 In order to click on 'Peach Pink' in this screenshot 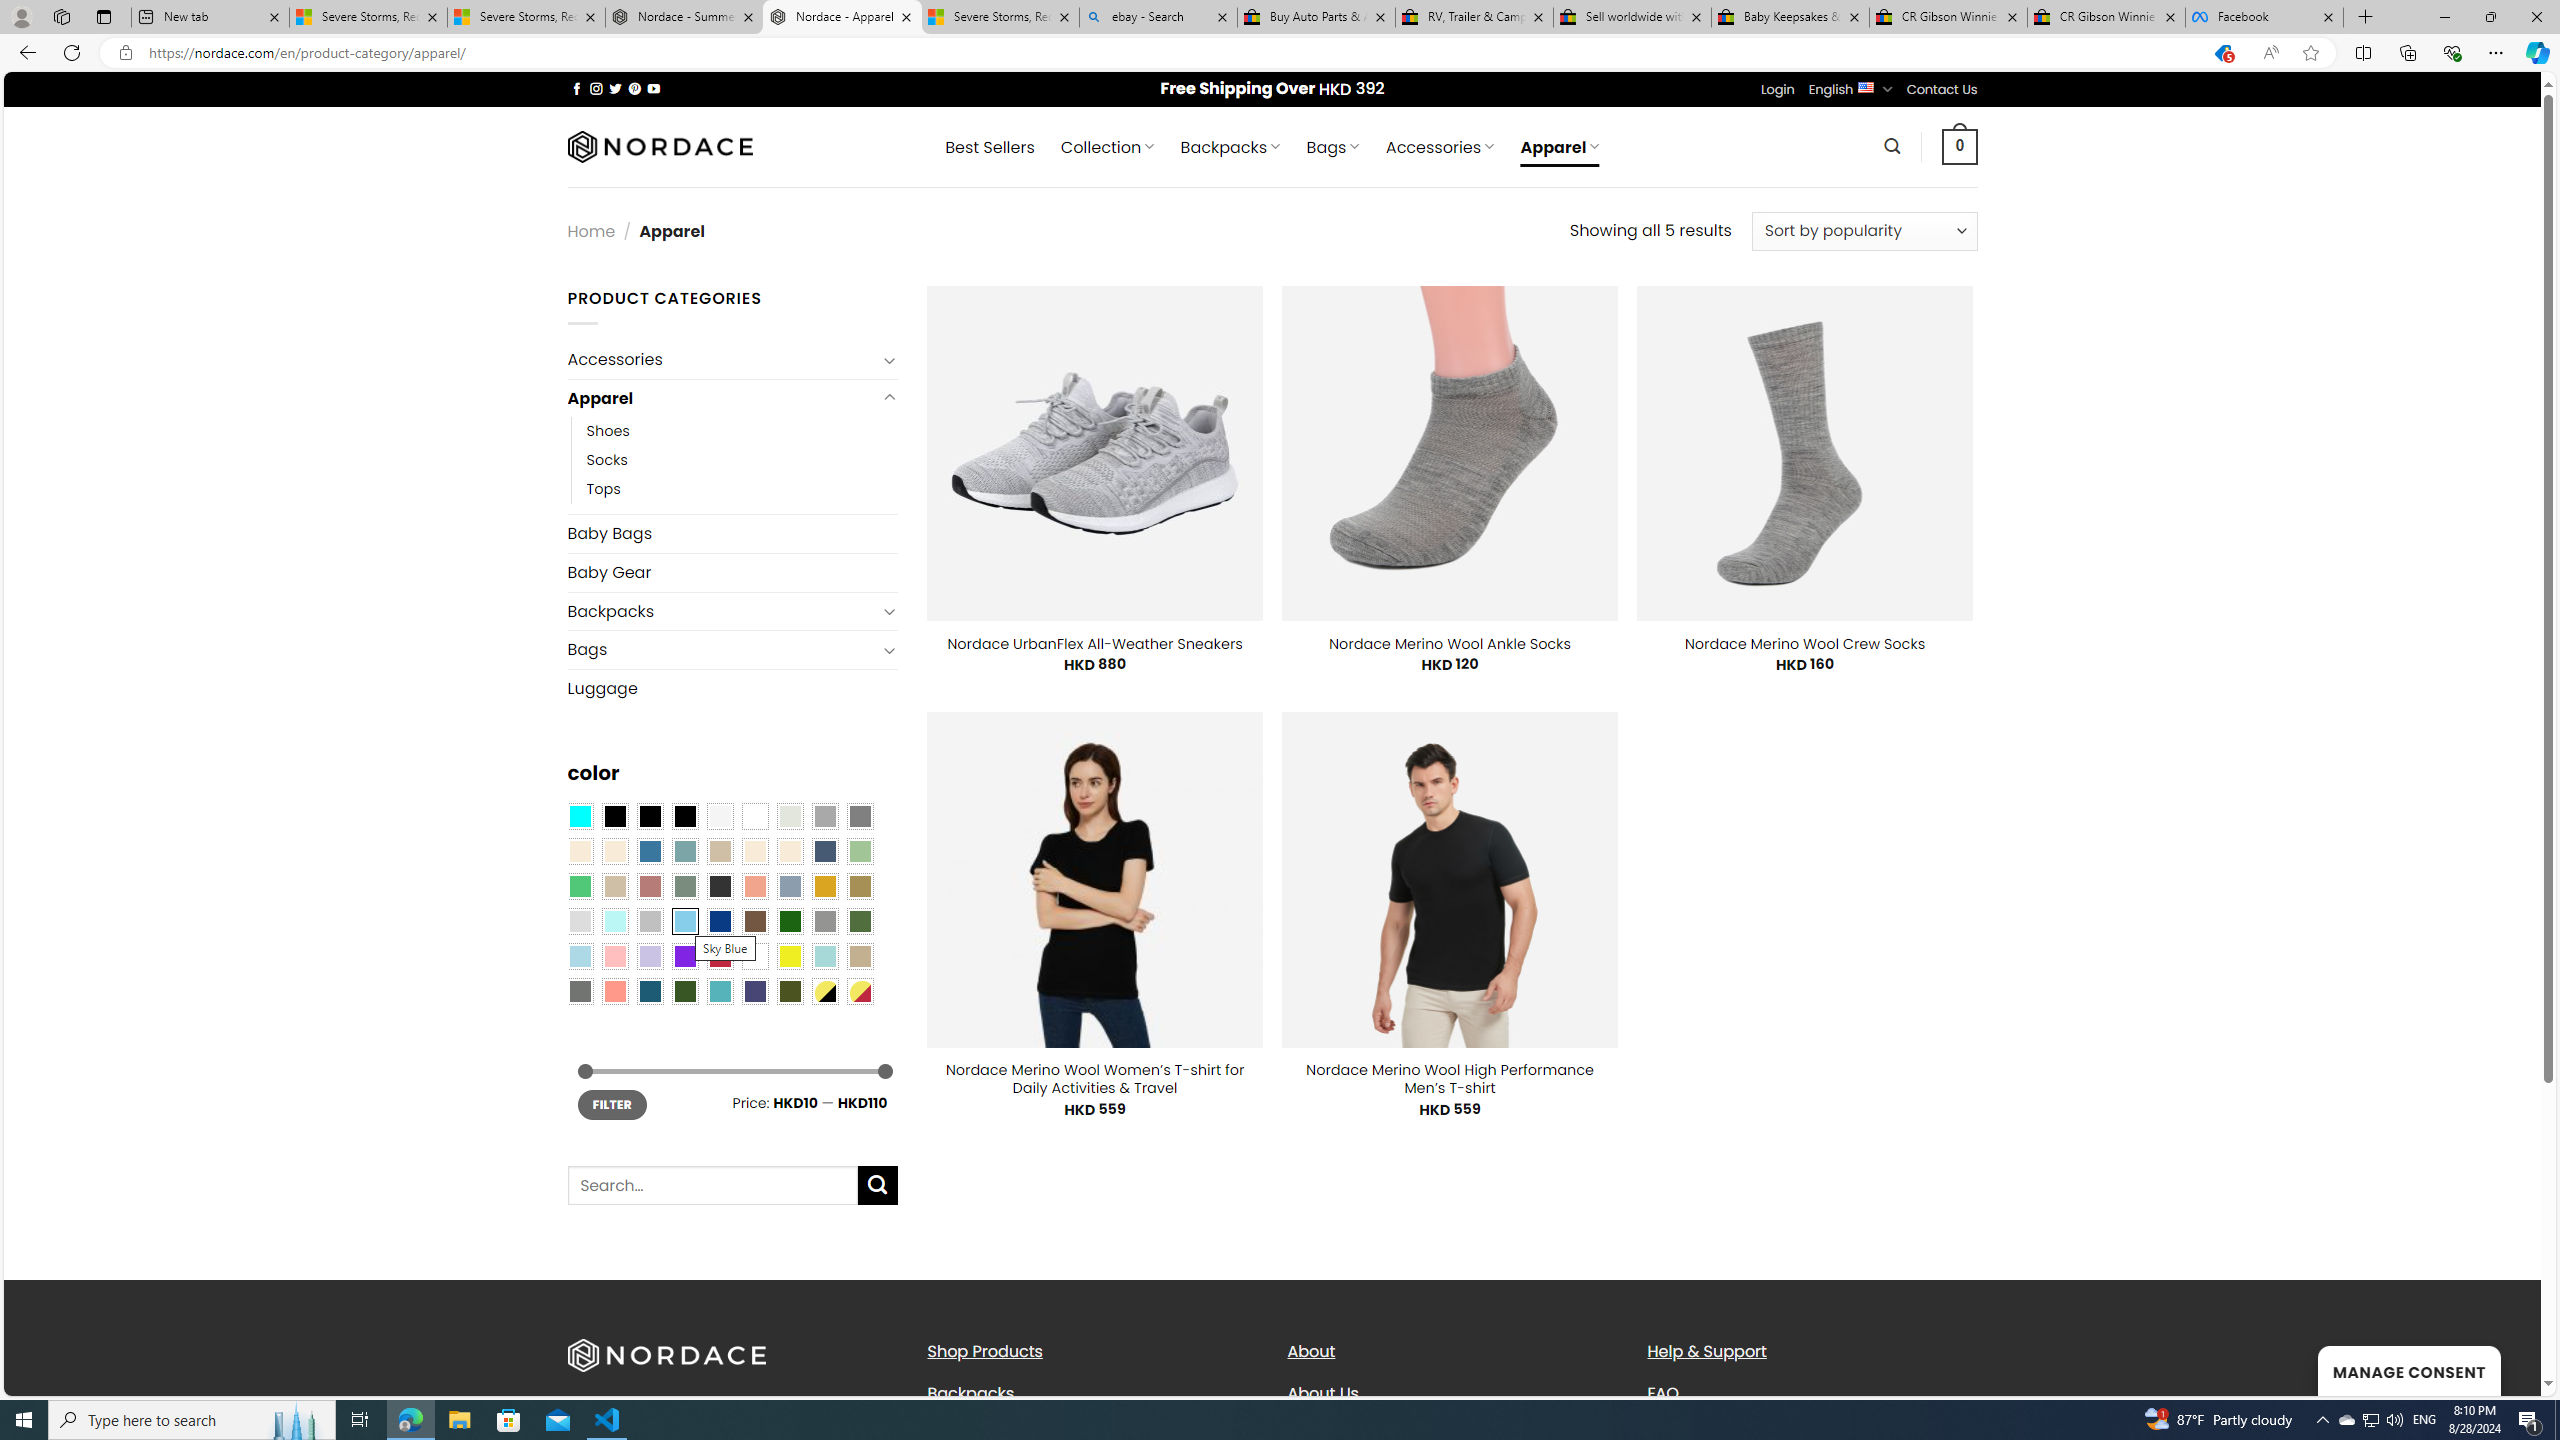, I will do `click(613, 989)`.